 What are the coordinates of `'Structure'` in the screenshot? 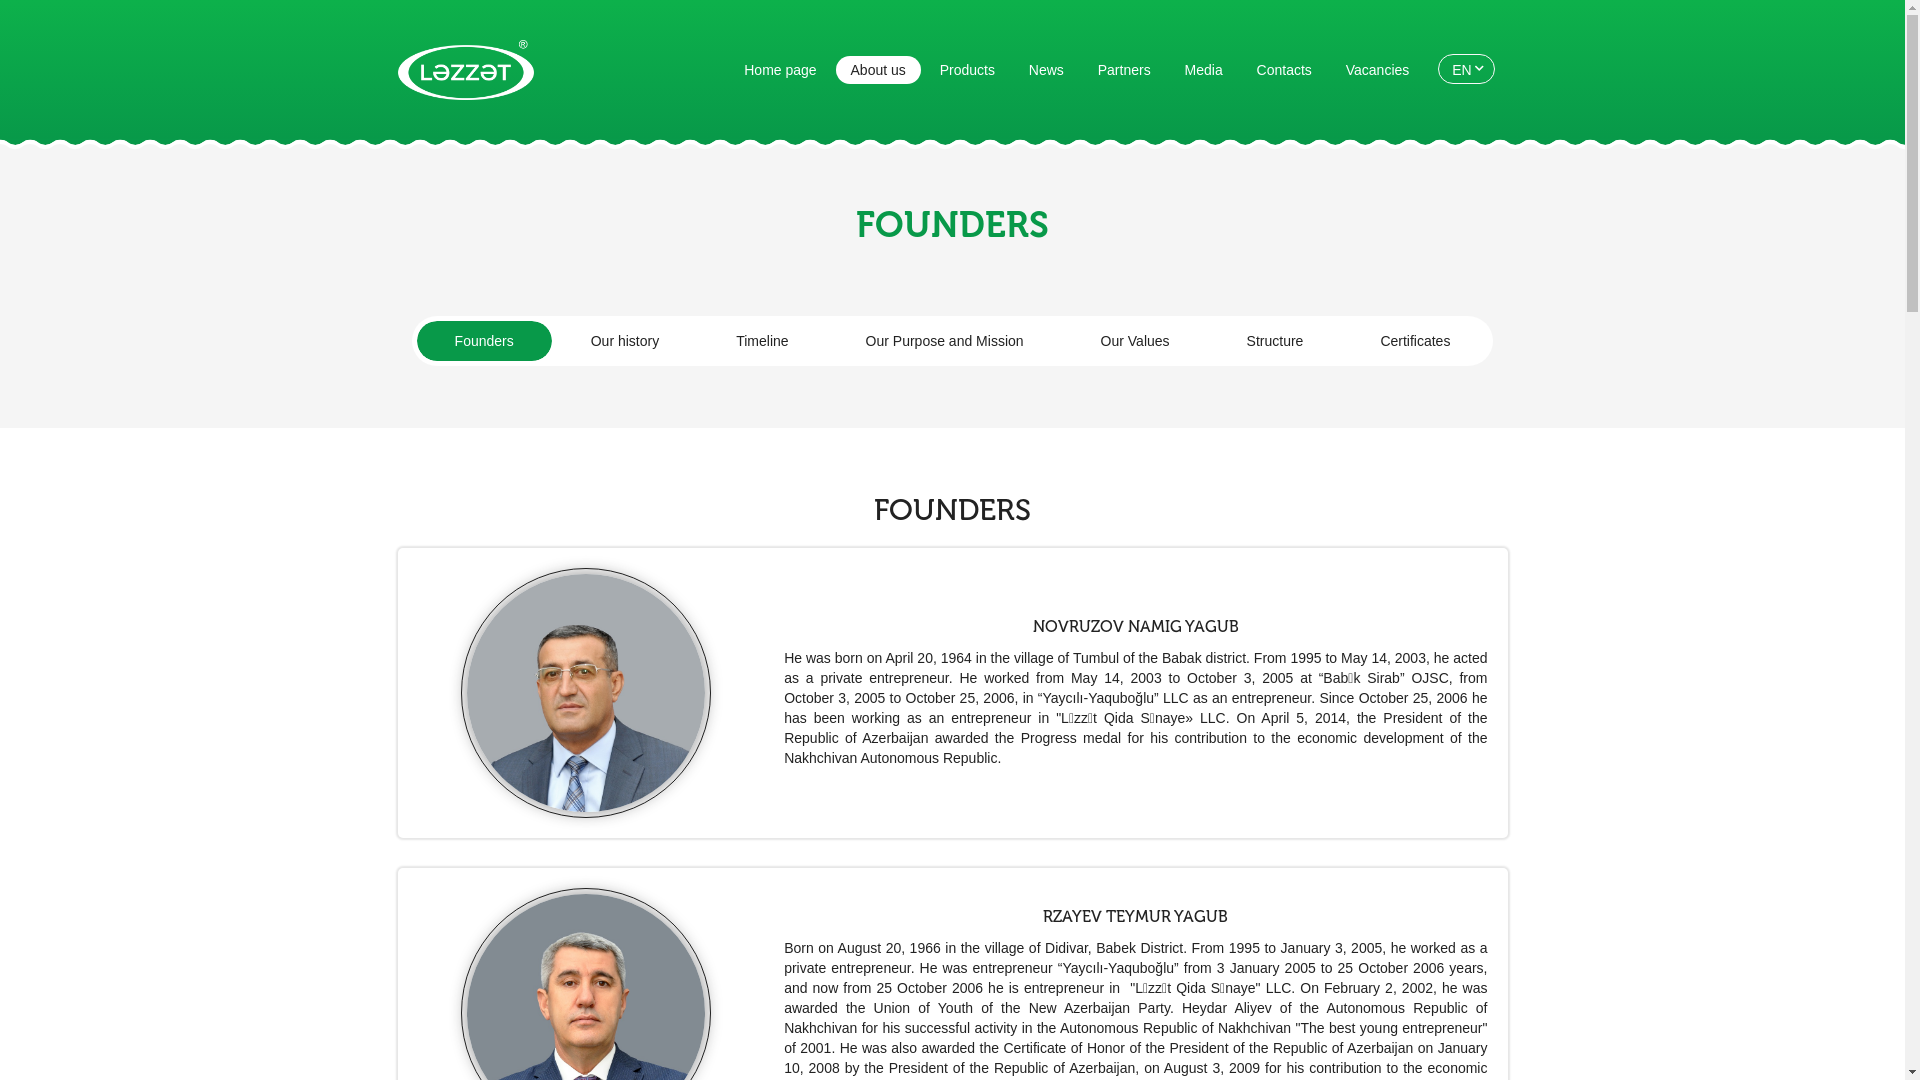 It's located at (1274, 339).